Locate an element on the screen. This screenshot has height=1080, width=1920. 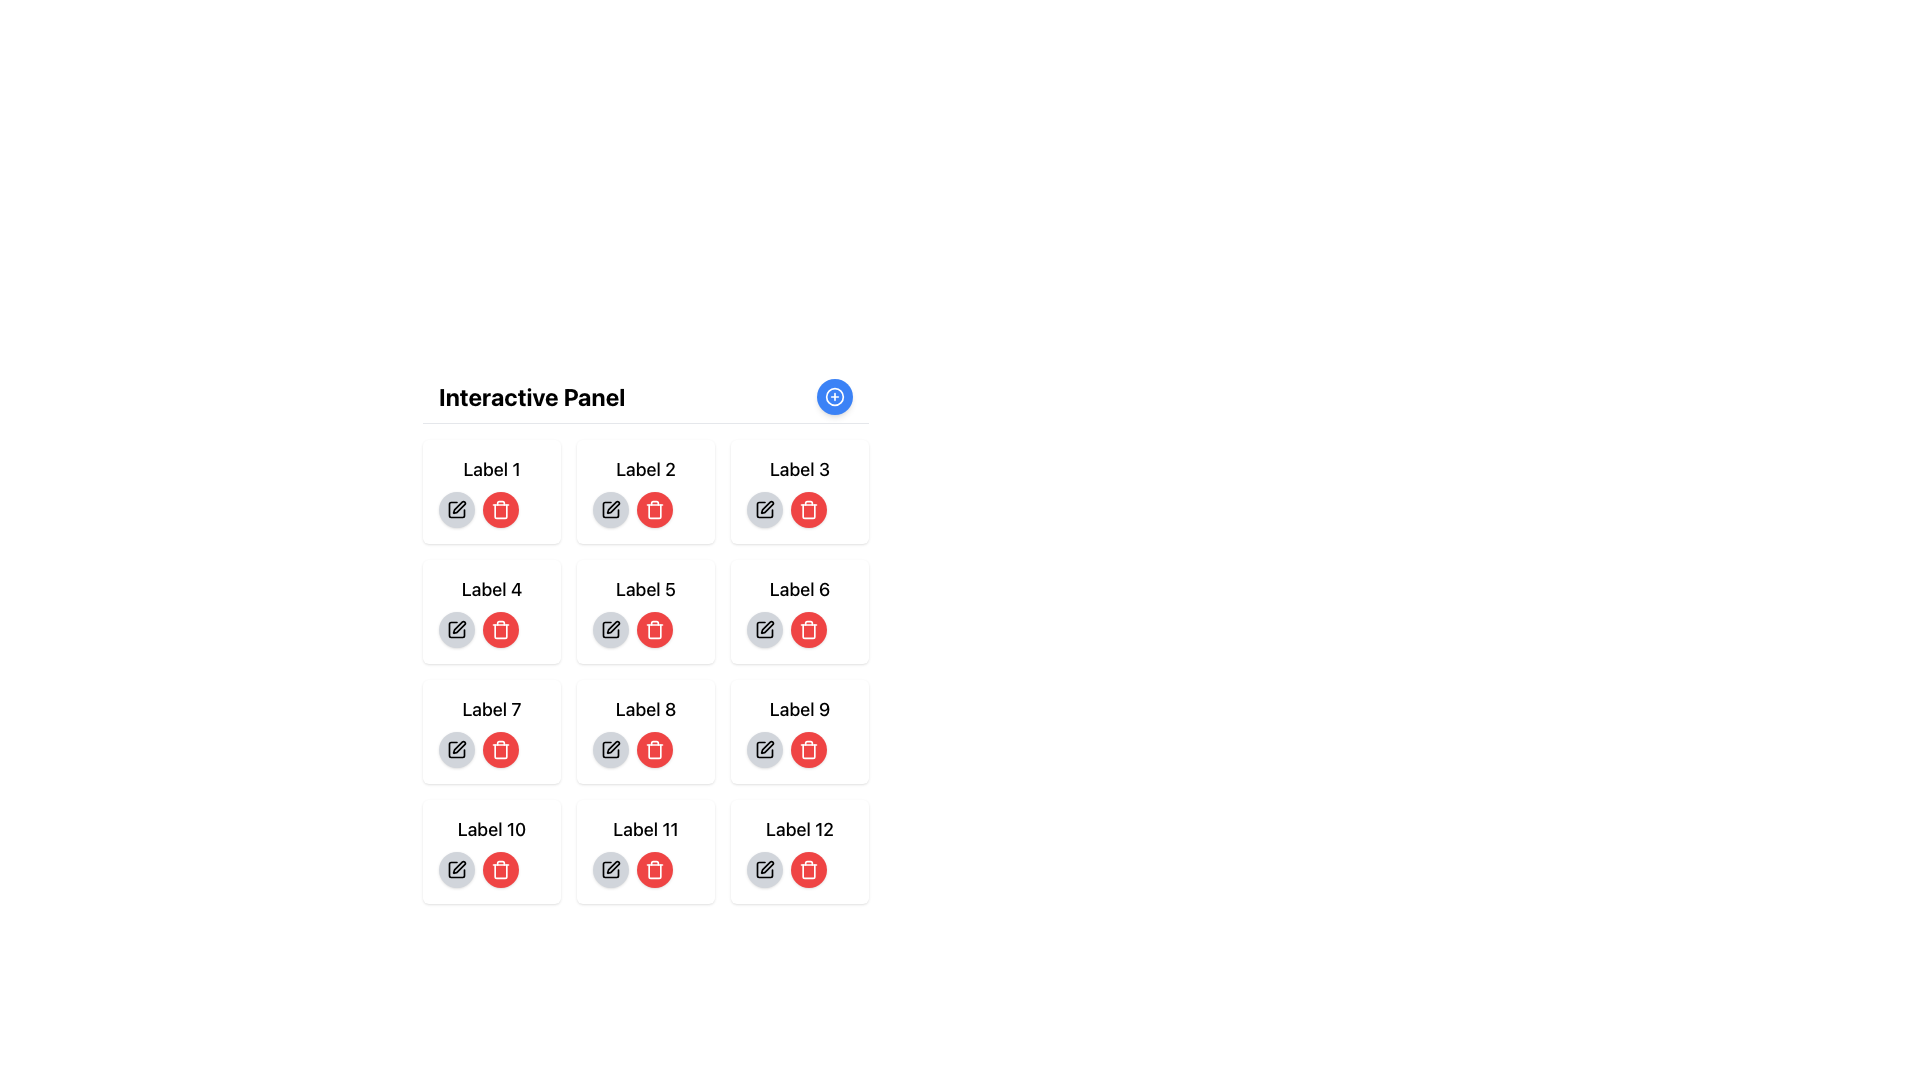
the edit button in the seventh column of the panel labeled 'Label 9' is located at coordinates (763, 749).